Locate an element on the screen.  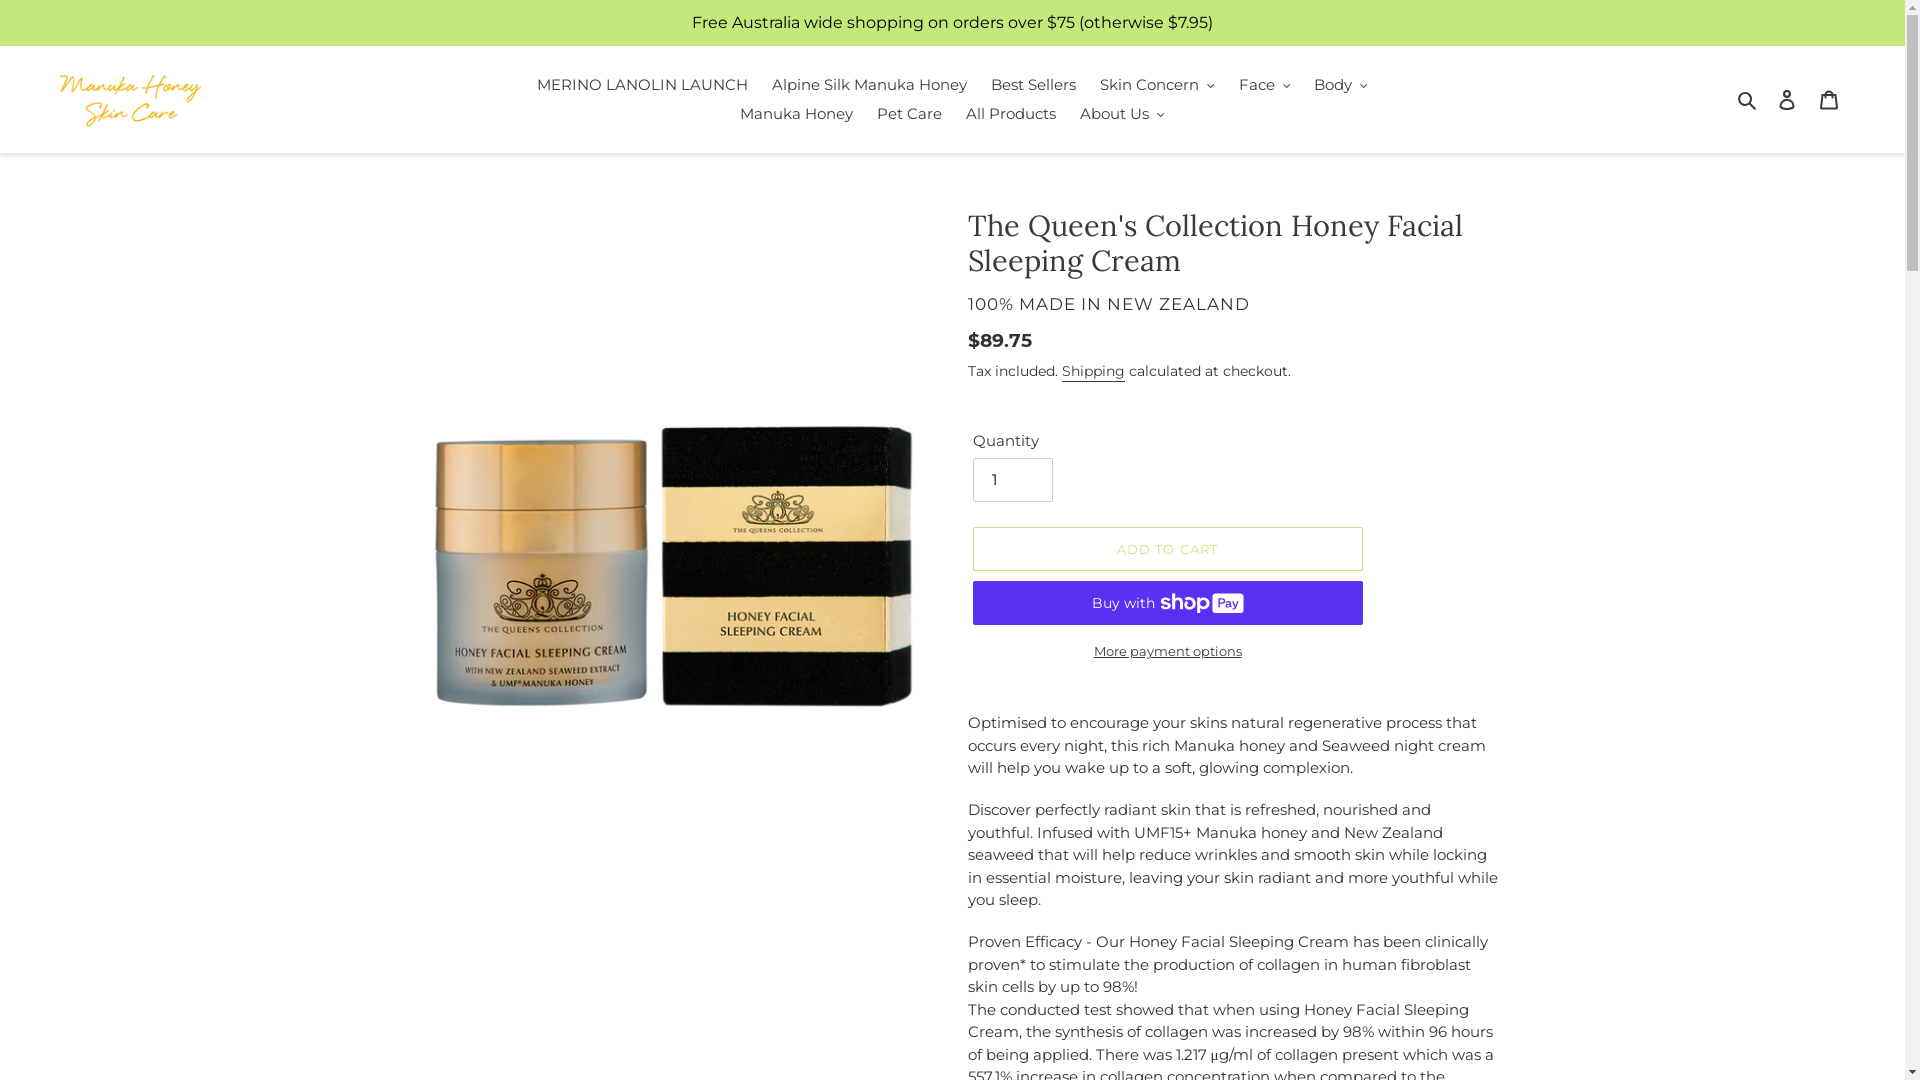
'Face' is located at coordinates (1264, 84).